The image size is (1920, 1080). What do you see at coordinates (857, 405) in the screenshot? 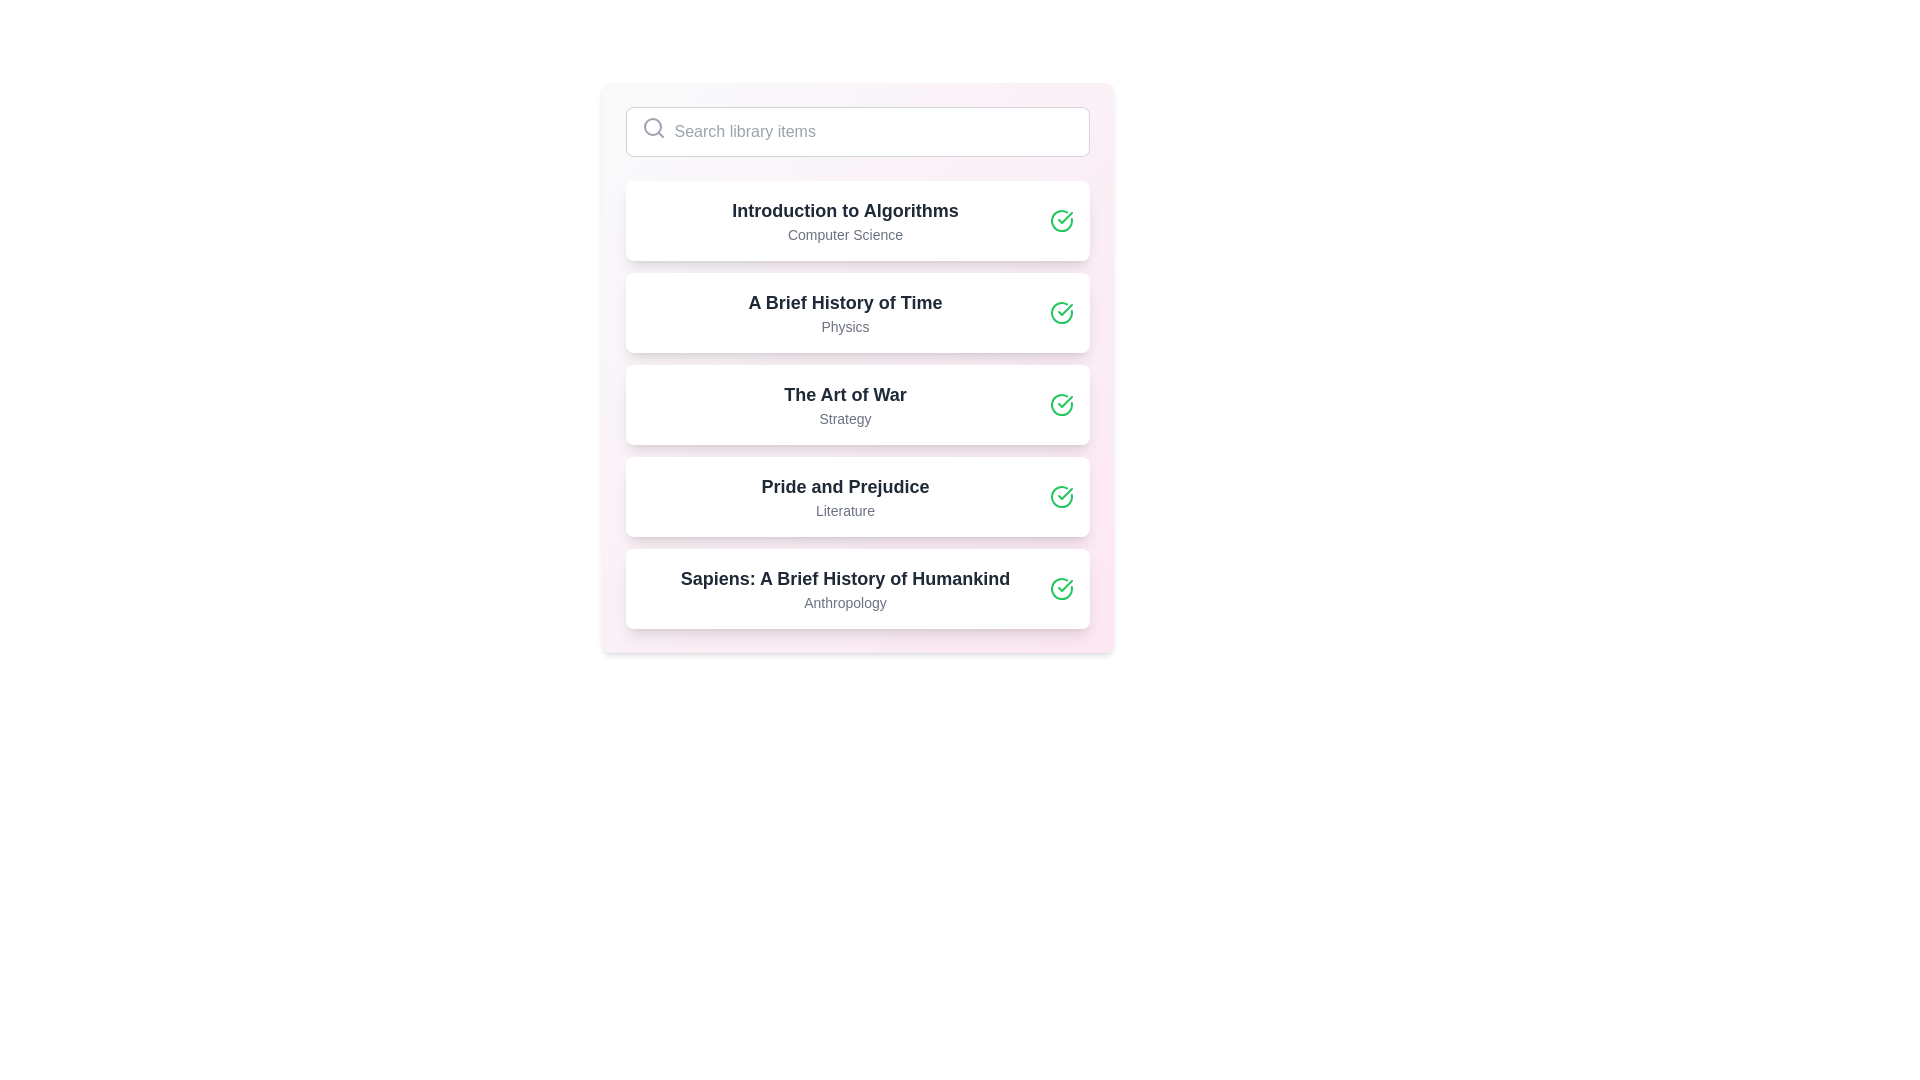
I see `the third card` at bounding box center [857, 405].